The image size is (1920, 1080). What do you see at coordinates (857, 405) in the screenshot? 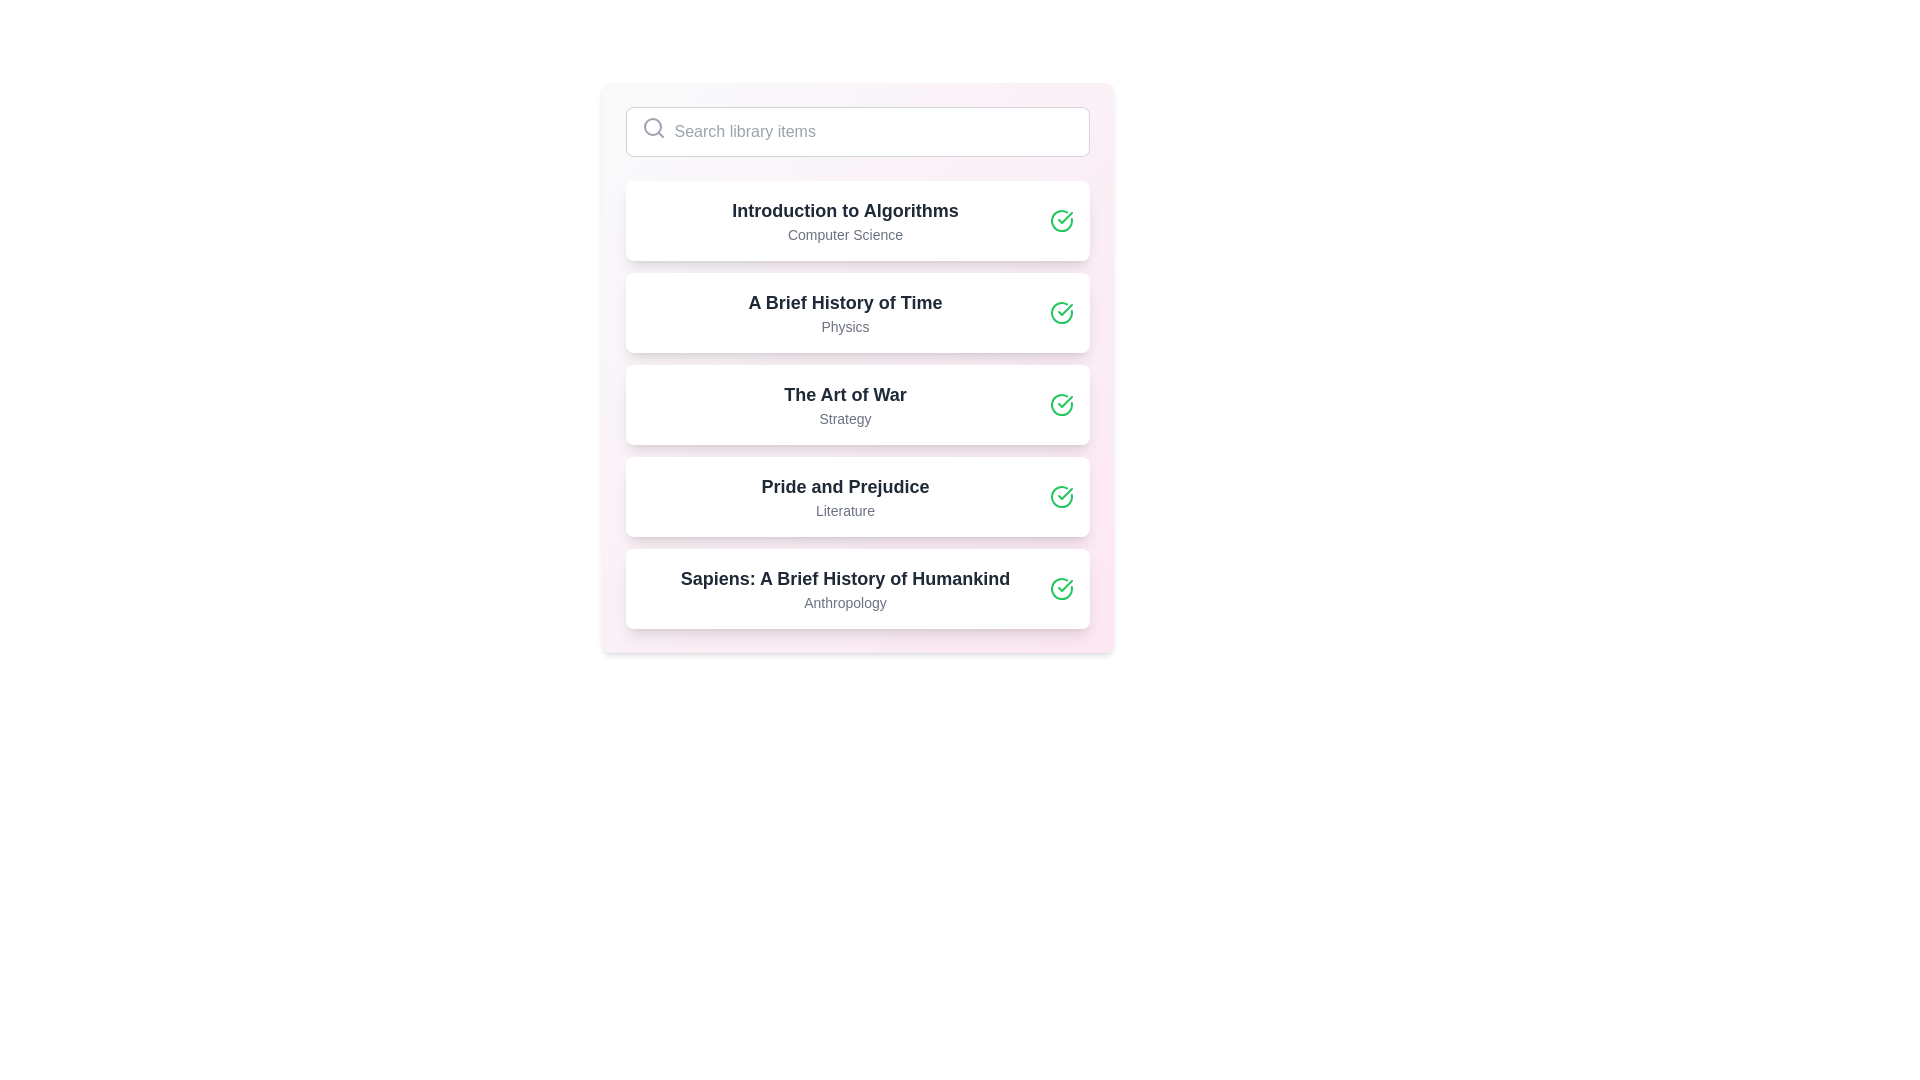
I see `the third card` at bounding box center [857, 405].